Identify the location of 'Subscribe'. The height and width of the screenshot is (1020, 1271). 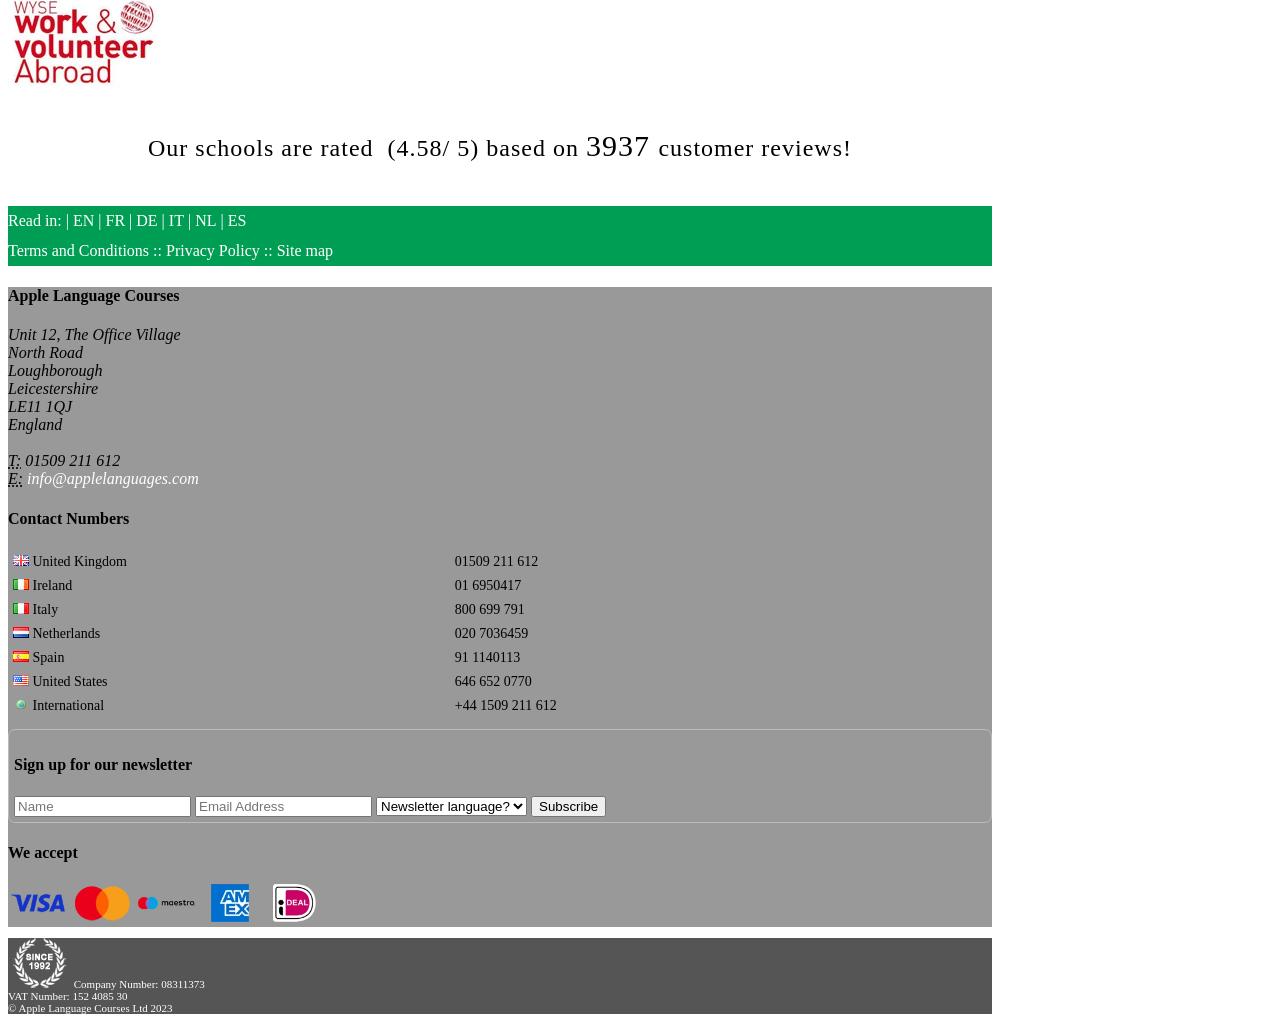
(568, 804).